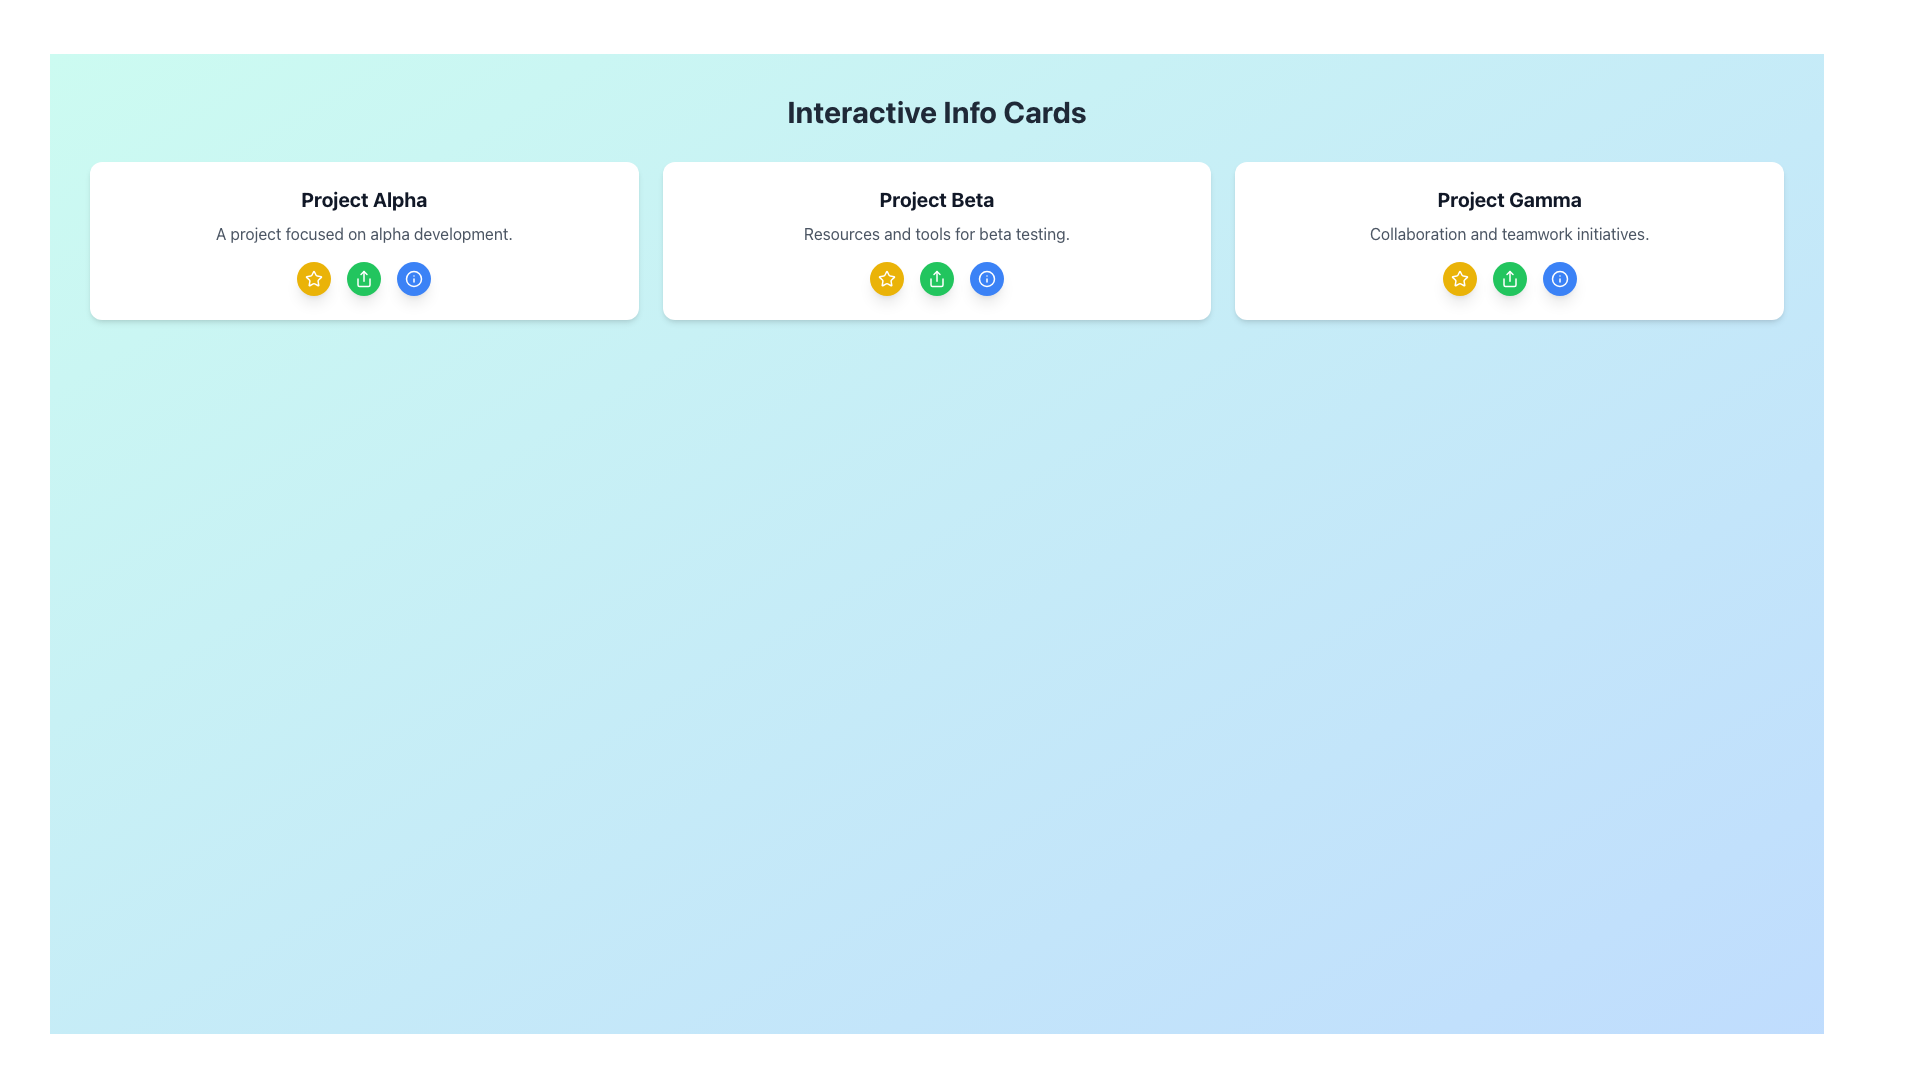 The height and width of the screenshot is (1080, 1920). I want to click on any of the three interactive buttons at the bottom of the 'Project Beta' informational card, so click(935, 239).